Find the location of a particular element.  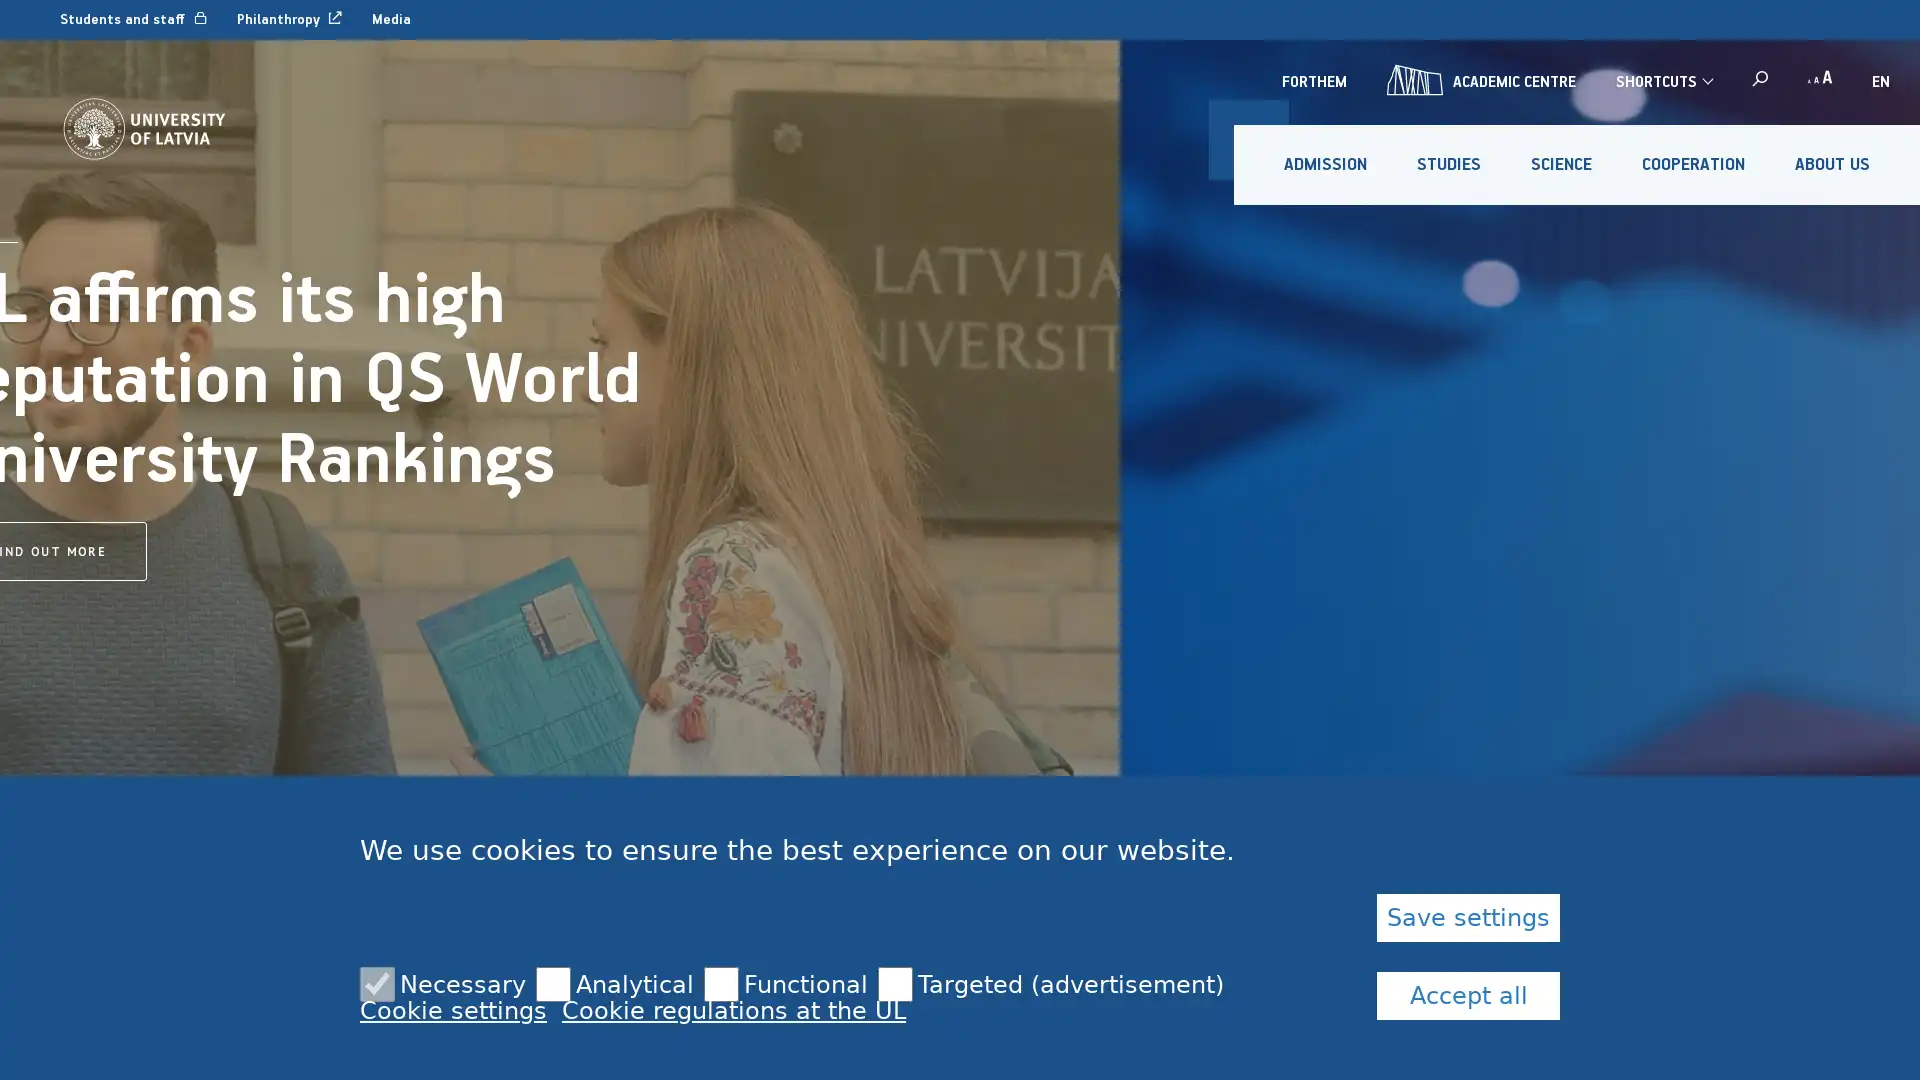

STUDIES is located at coordinates (1449, 164).